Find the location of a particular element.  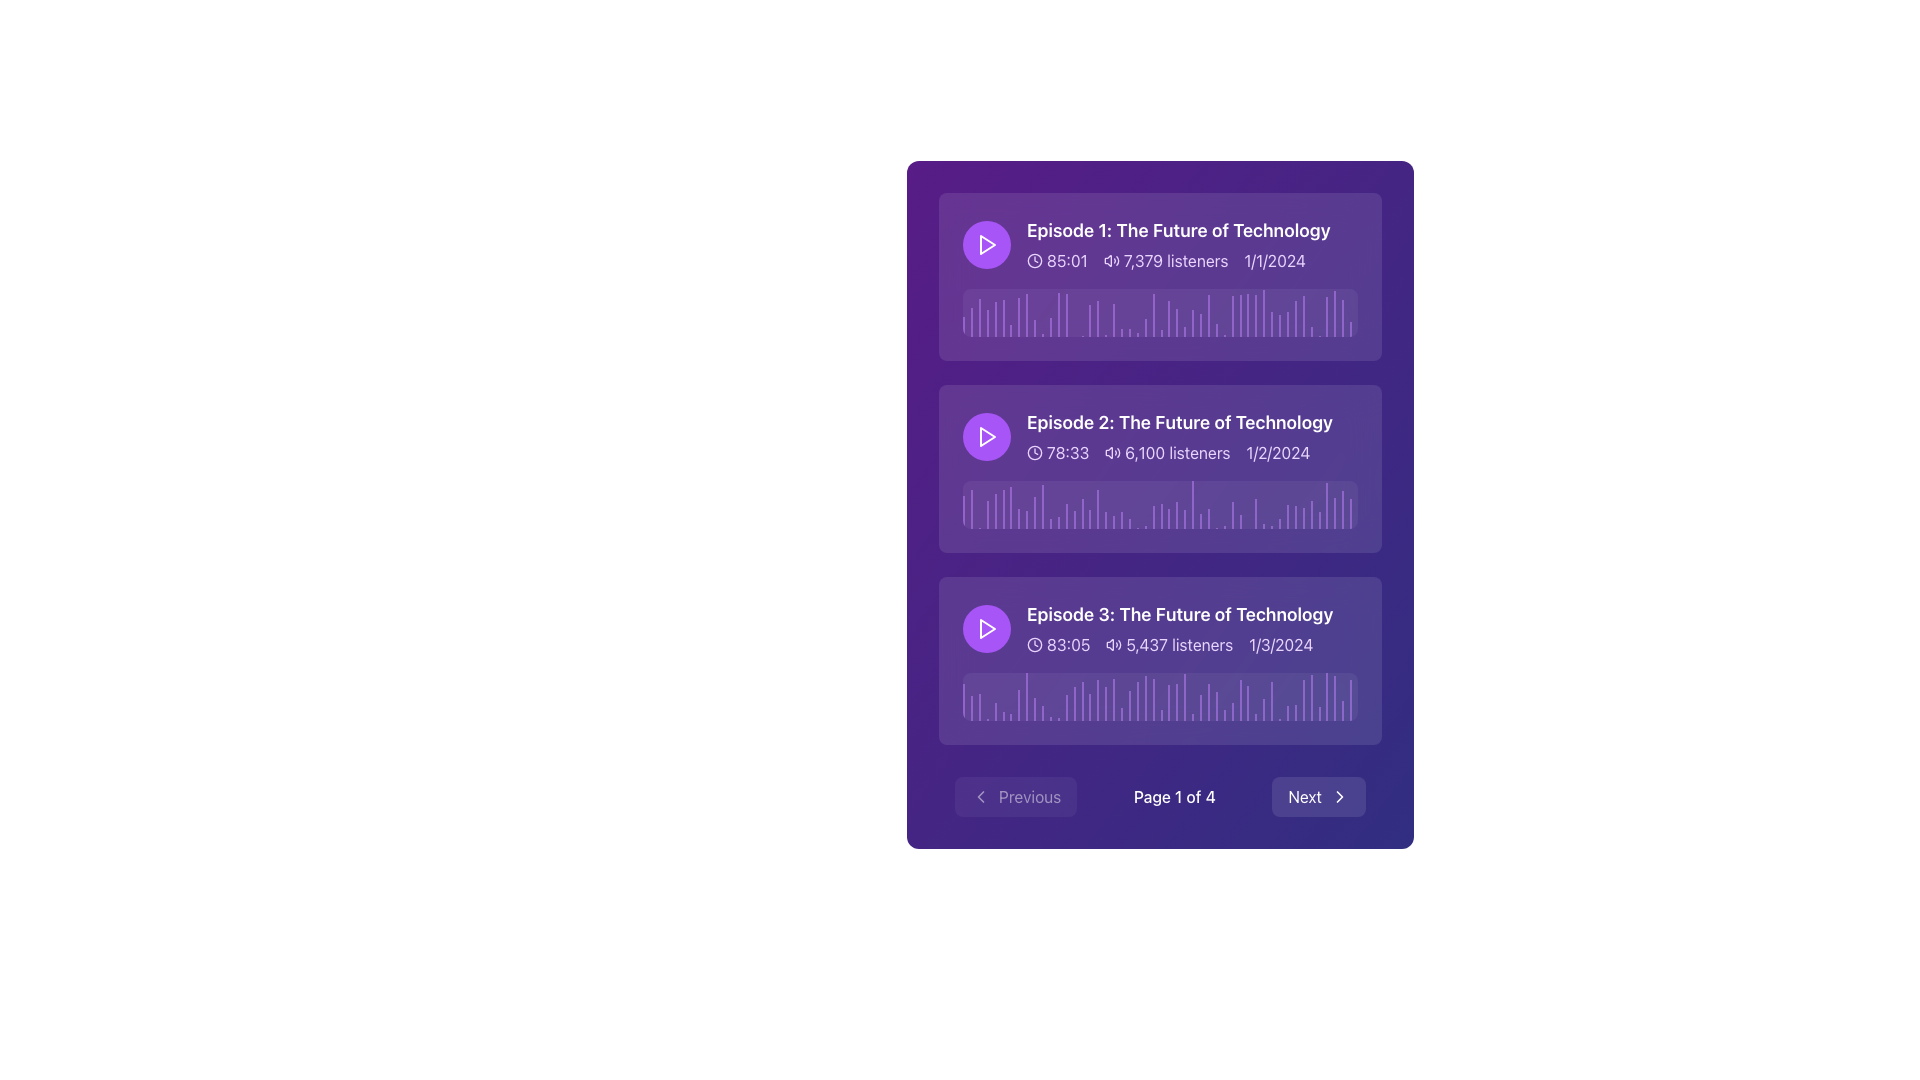

the purple vertical Progress Indicator Line on the leftmost side of the waveform graph is located at coordinates (964, 326).